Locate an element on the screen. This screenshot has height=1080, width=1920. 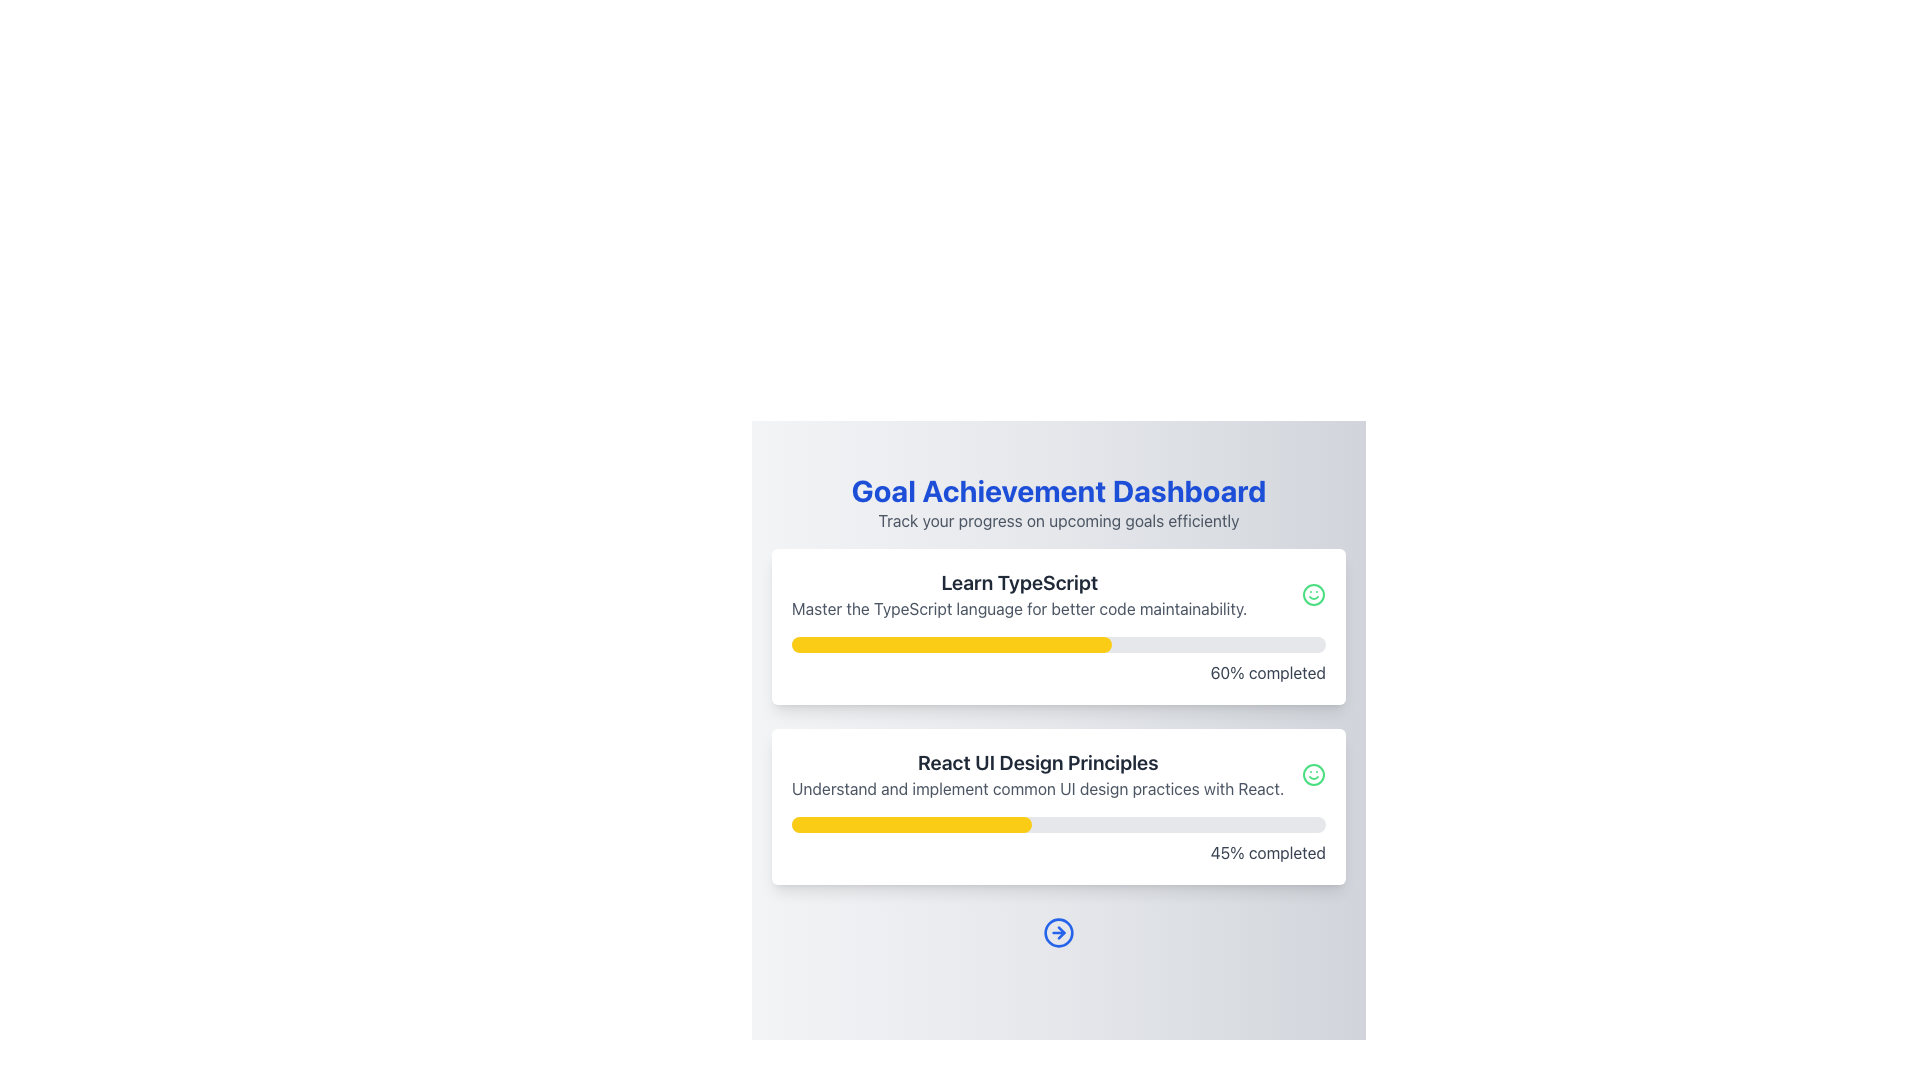
the color and width of the filled portion of the progress bar in the 'Learn TypeScript' card, which indicates 60% completion is located at coordinates (1058, 644).